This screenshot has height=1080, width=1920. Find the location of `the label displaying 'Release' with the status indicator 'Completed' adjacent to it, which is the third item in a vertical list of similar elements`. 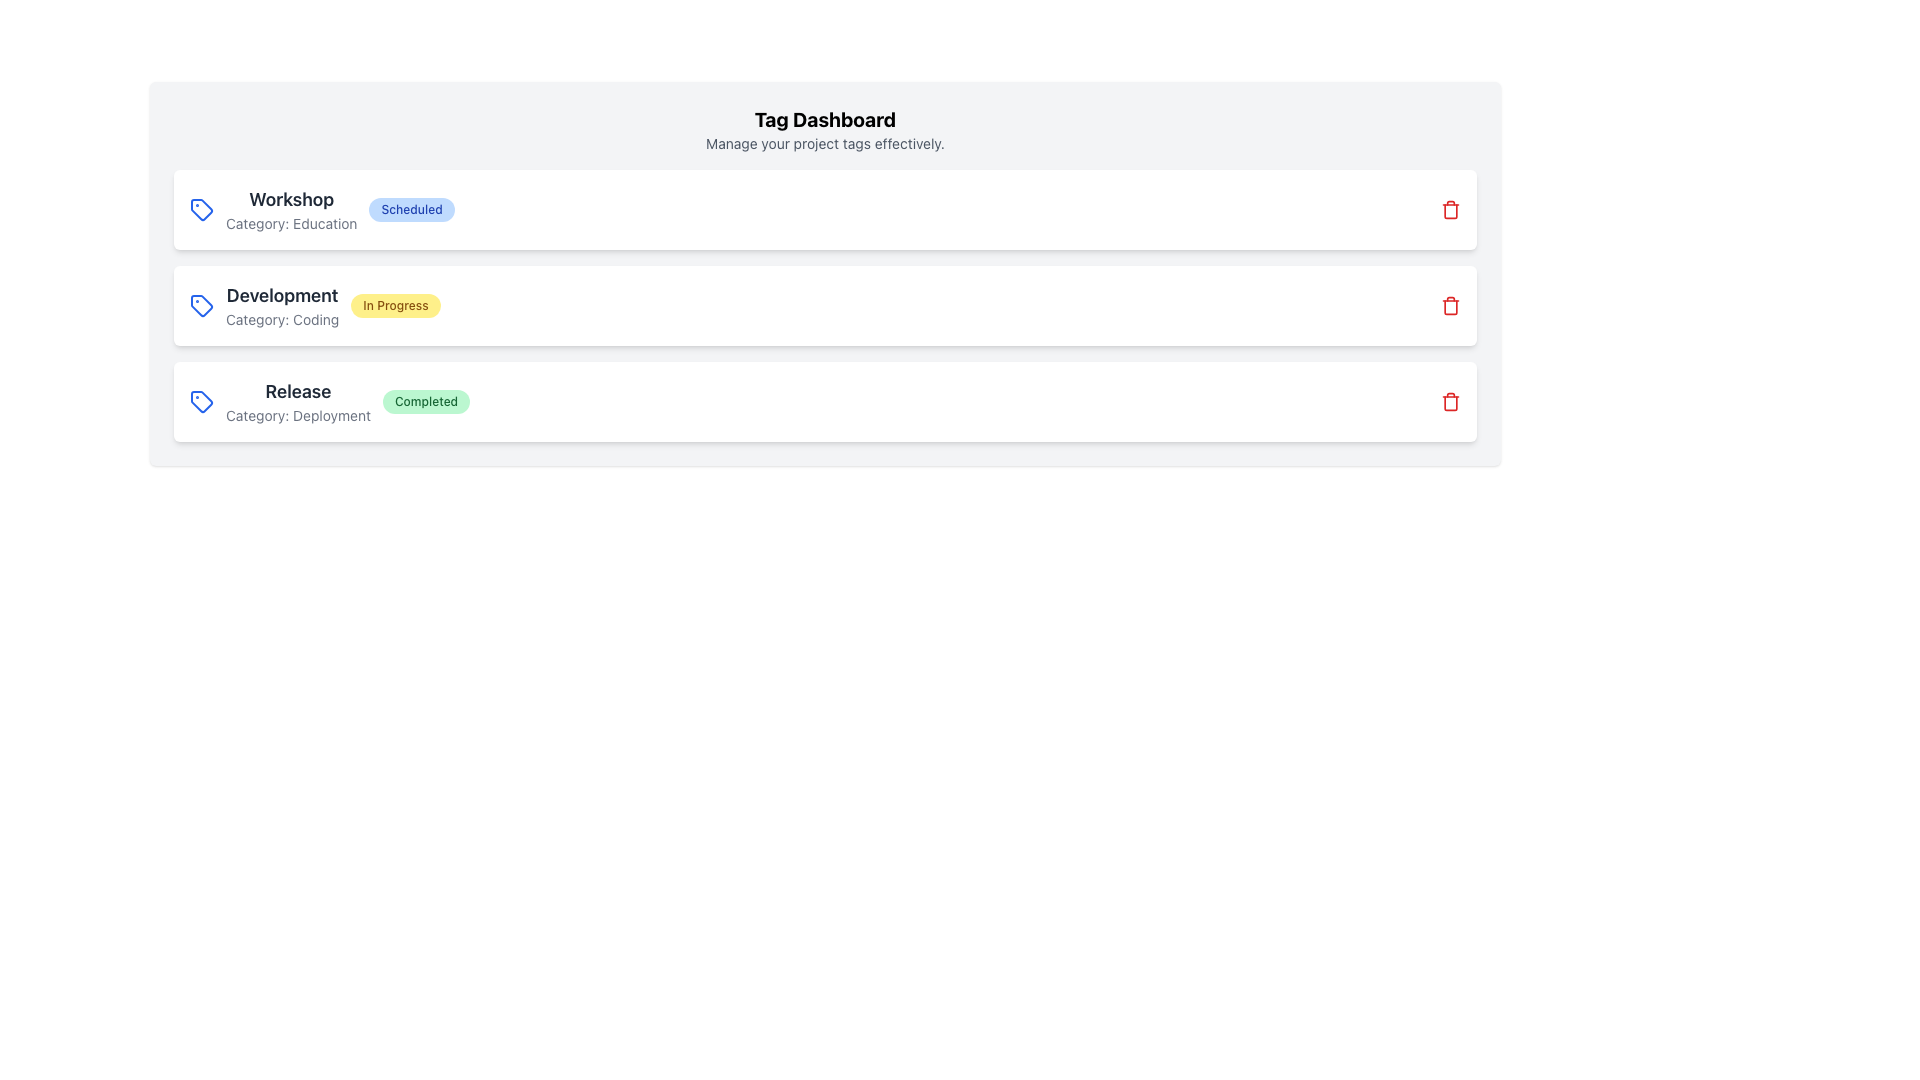

the label displaying 'Release' with the status indicator 'Completed' adjacent to it, which is the third item in a vertical list of similar elements is located at coordinates (330, 401).